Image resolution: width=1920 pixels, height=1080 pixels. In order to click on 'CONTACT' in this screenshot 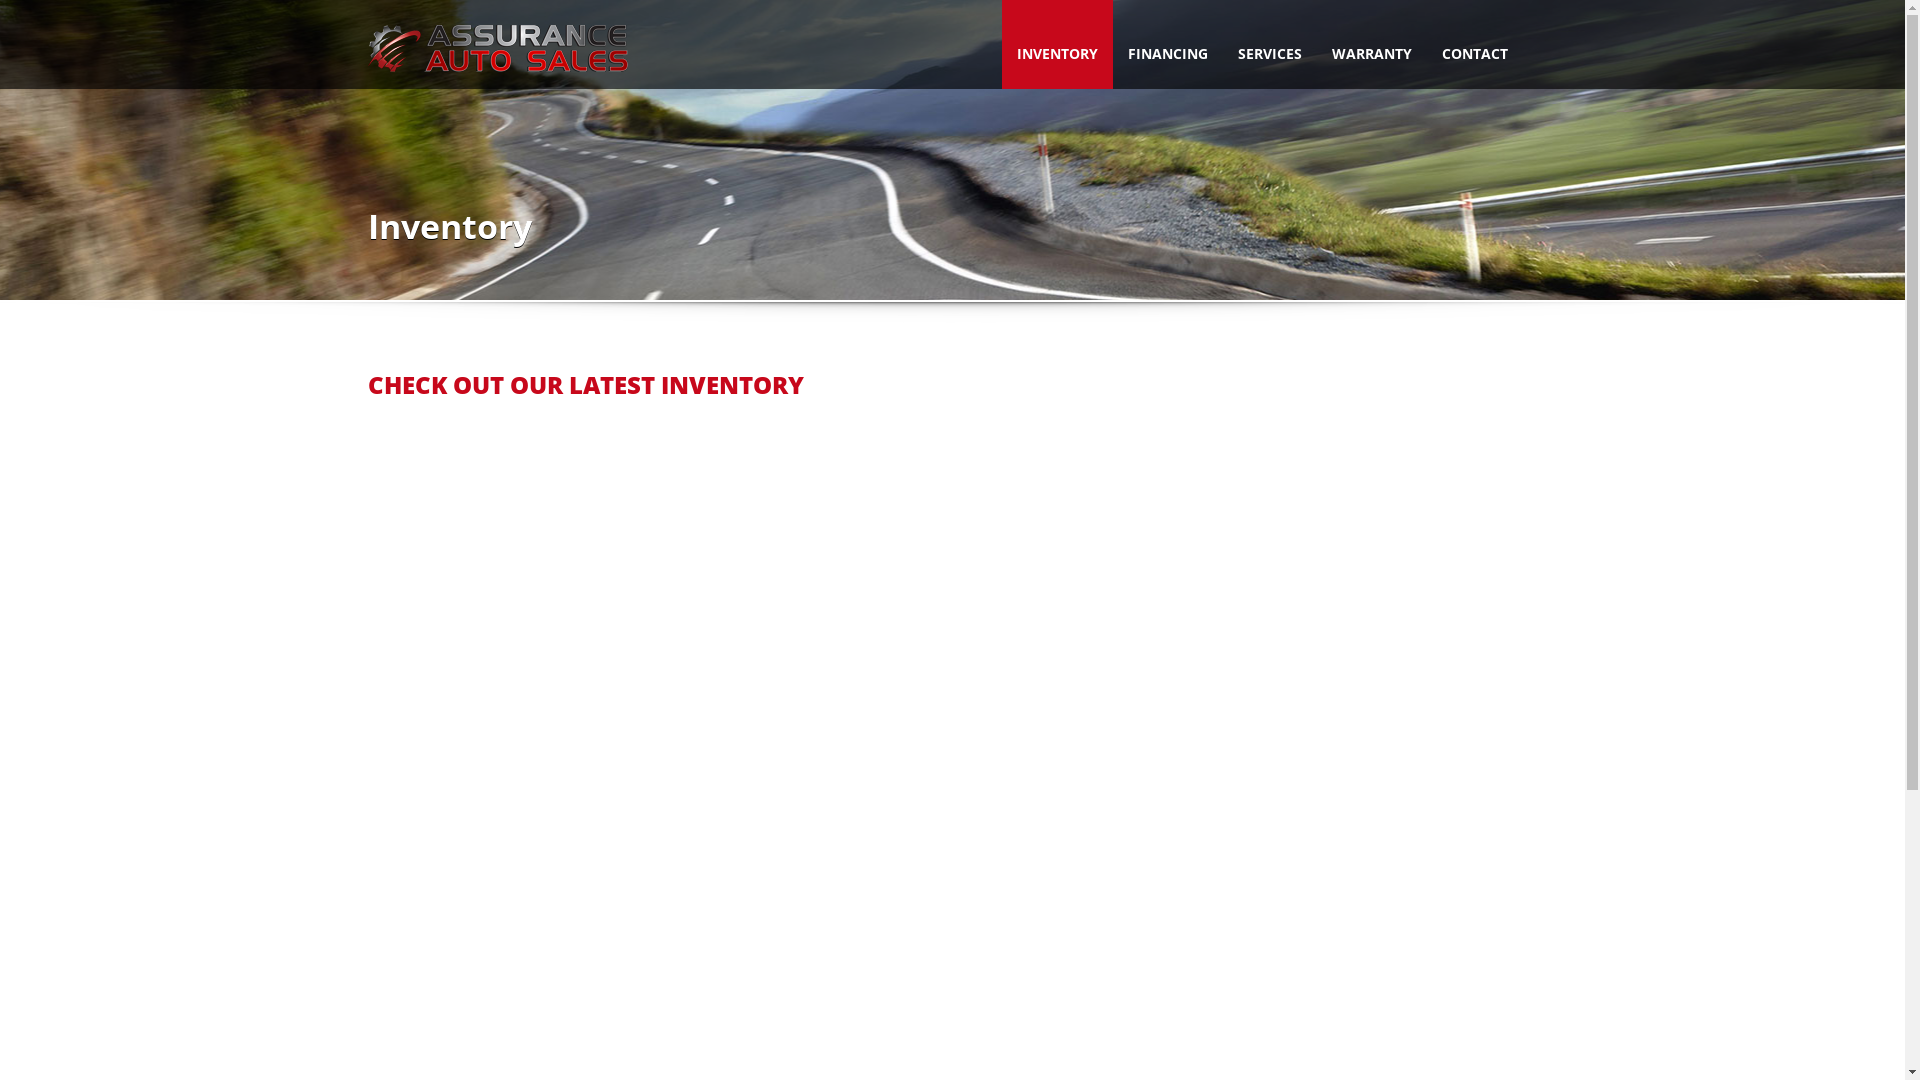, I will do `click(1473, 44)`.